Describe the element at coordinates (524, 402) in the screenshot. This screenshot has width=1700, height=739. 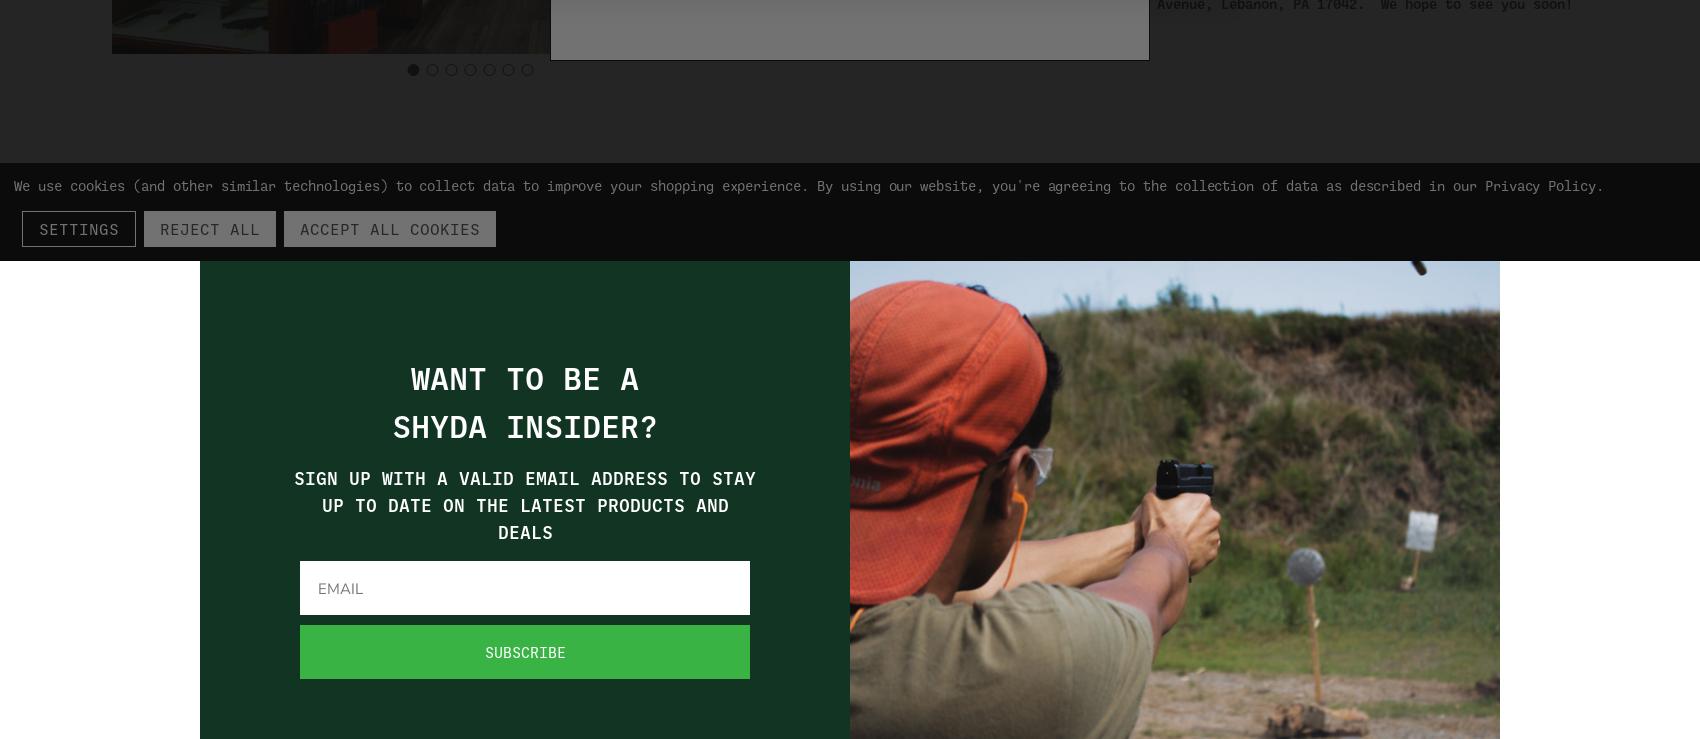
I see `'WANT TO BE A SHYDA INSIDER?'` at that location.